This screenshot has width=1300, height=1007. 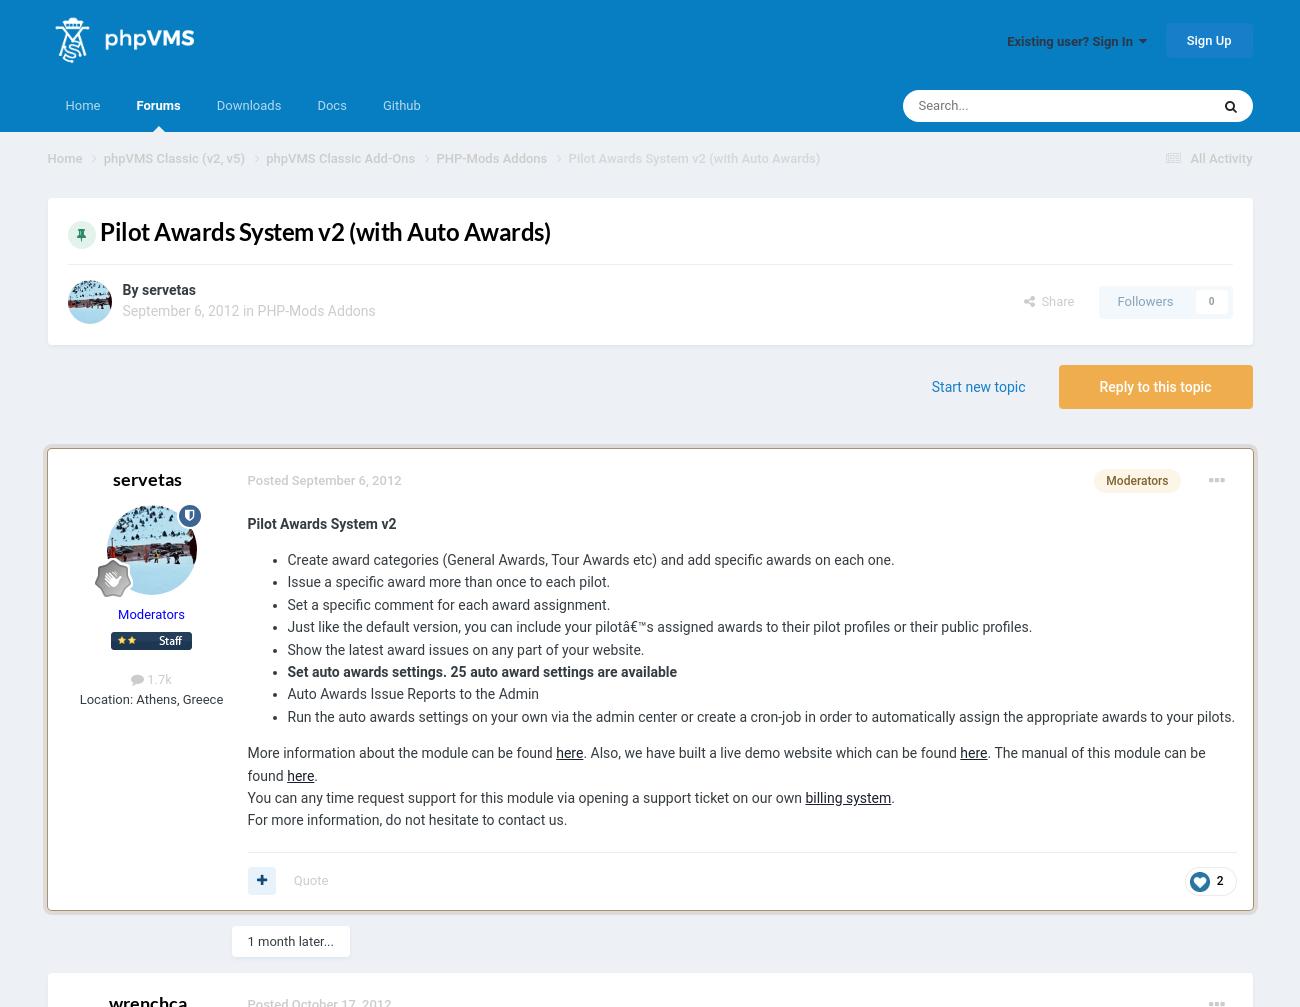 What do you see at coordinates (247, 105) in the screenshot?
I see `'Downloads'` at bounding box center [247, 105].